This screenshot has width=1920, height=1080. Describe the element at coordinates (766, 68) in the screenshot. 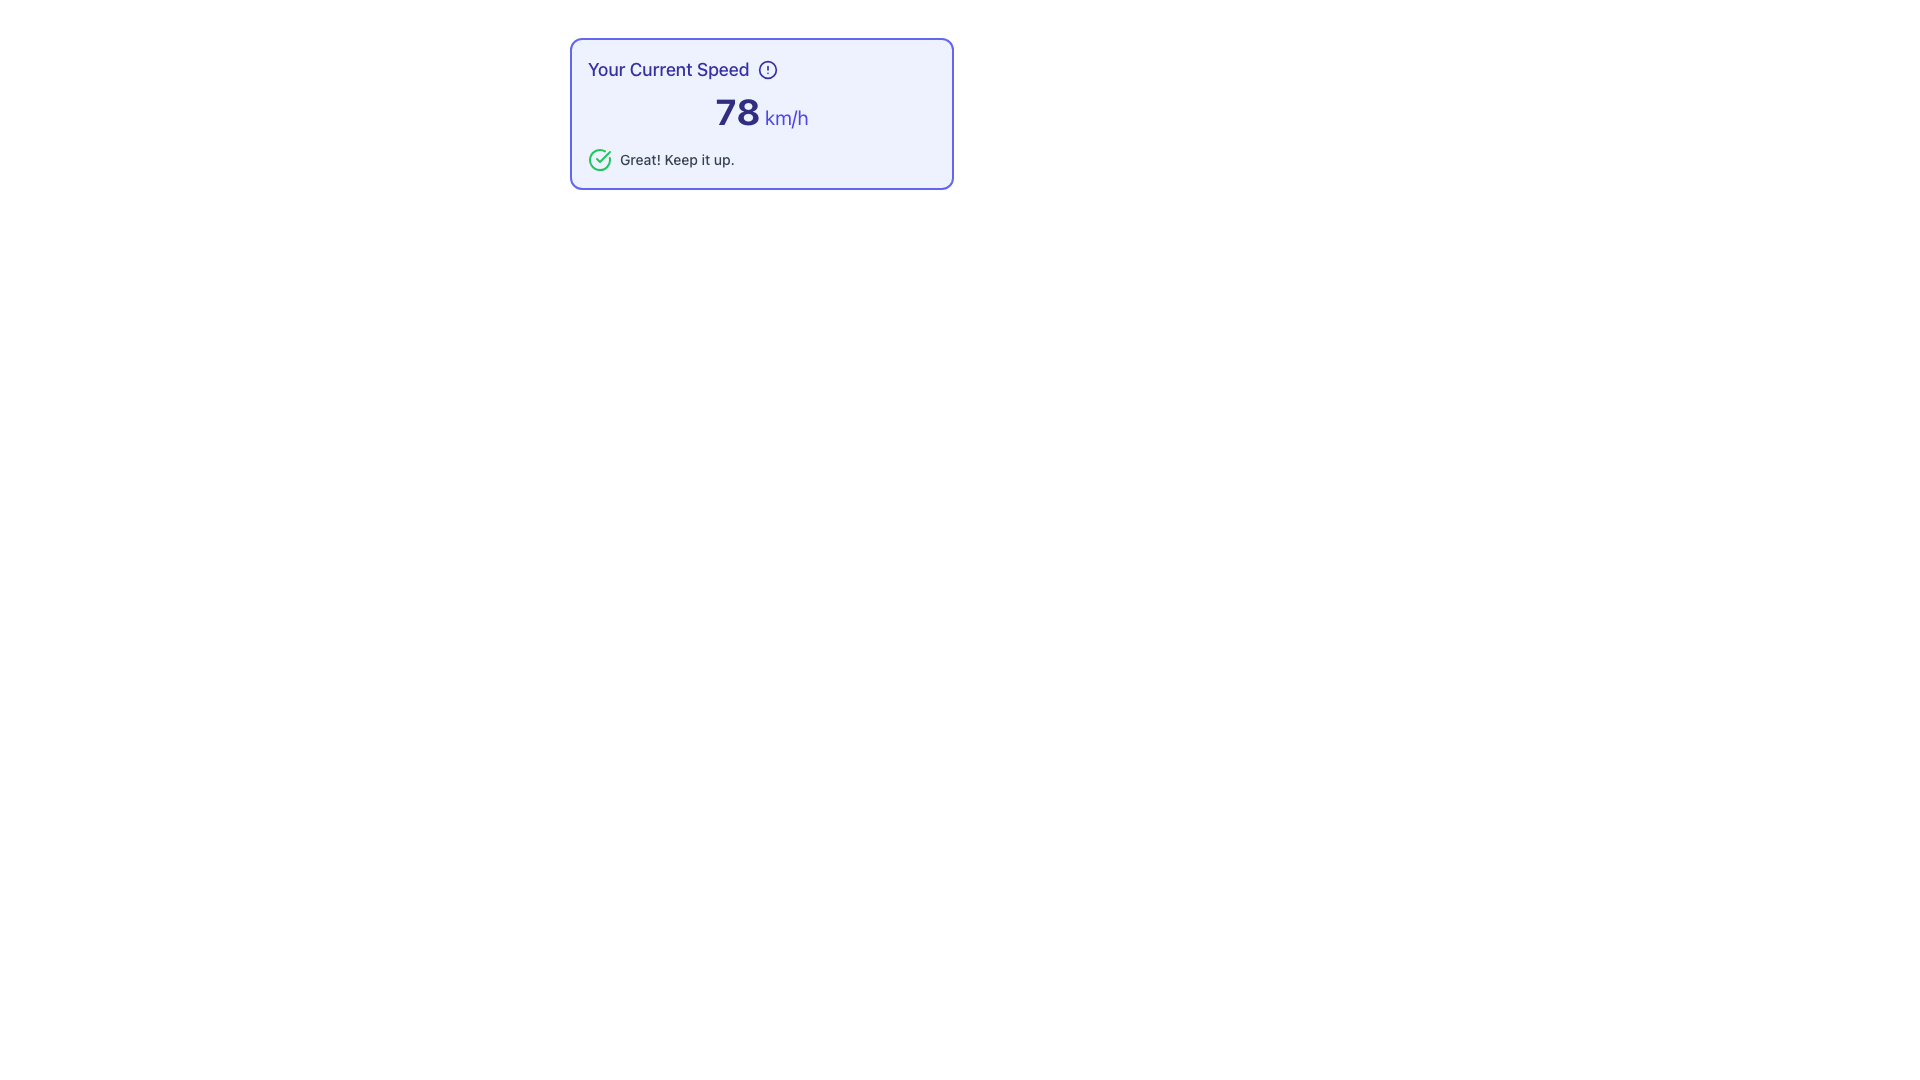

I see `the indication of the indigo circular icon with an alert symbol, located to the right of the 'Your Current Speed' text near the top-left of the panel` at that location.